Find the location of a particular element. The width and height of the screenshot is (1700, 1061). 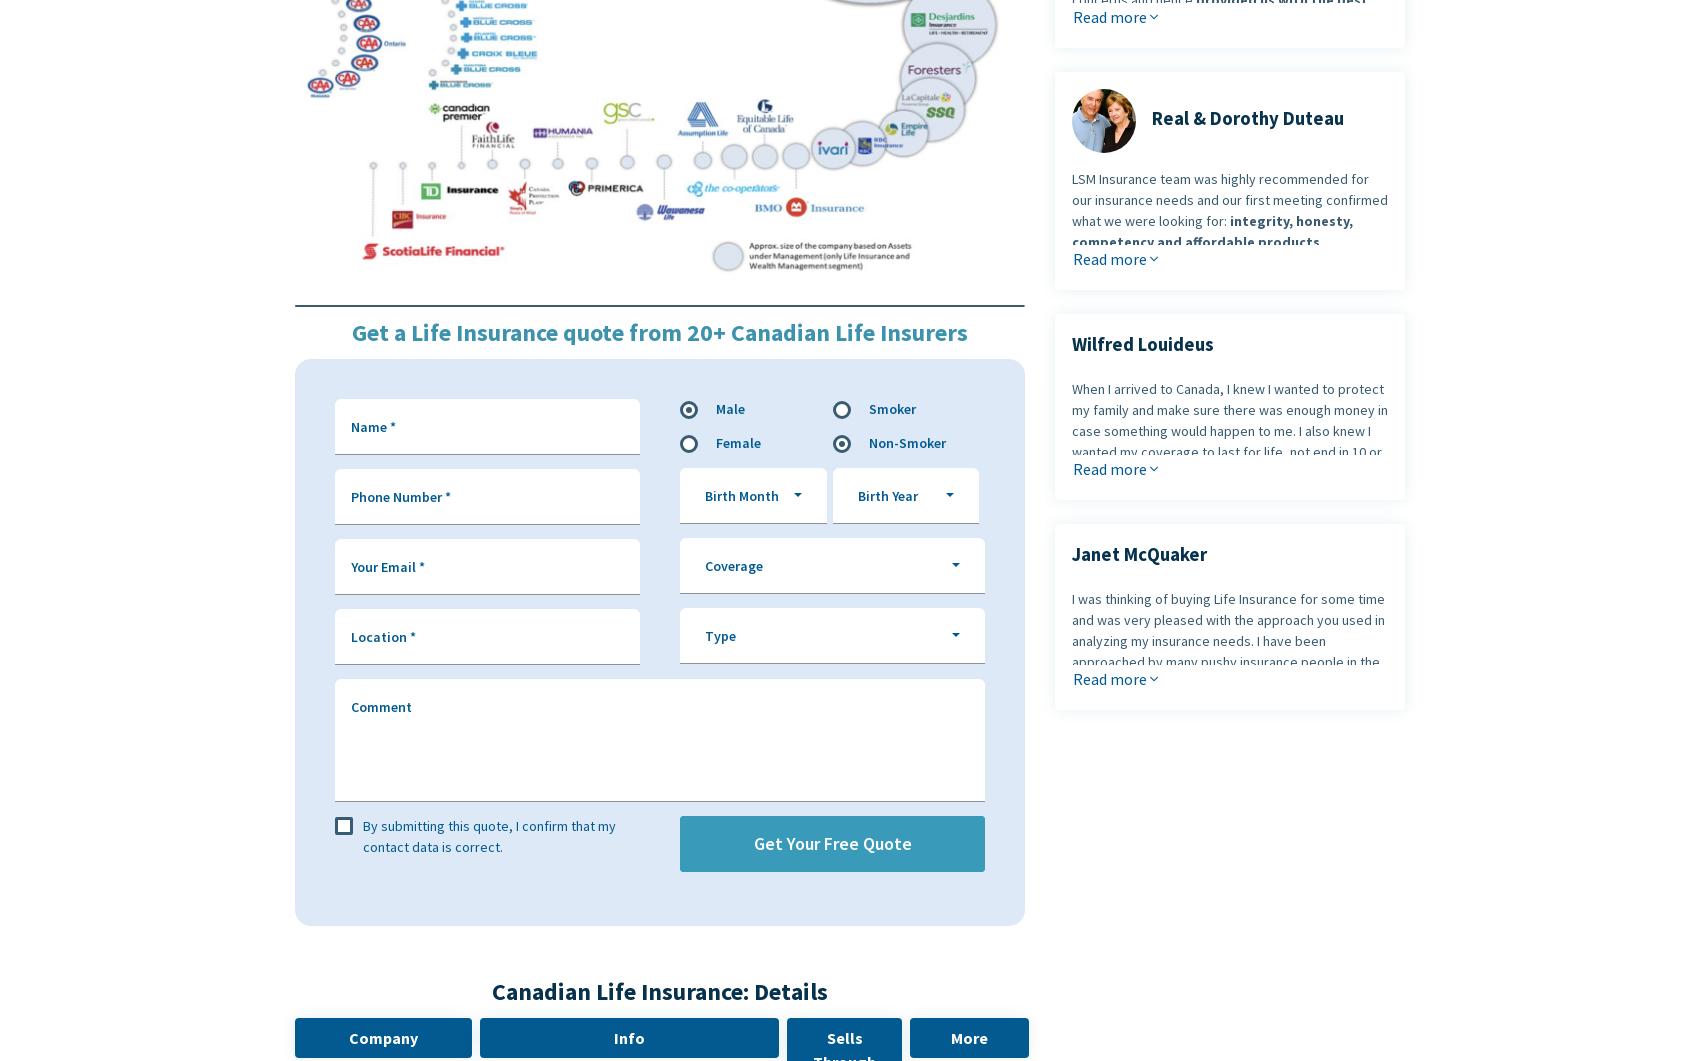

'By submitting this quote, I confirm that my contact data is correct.' is located at coordinates (489, 836).